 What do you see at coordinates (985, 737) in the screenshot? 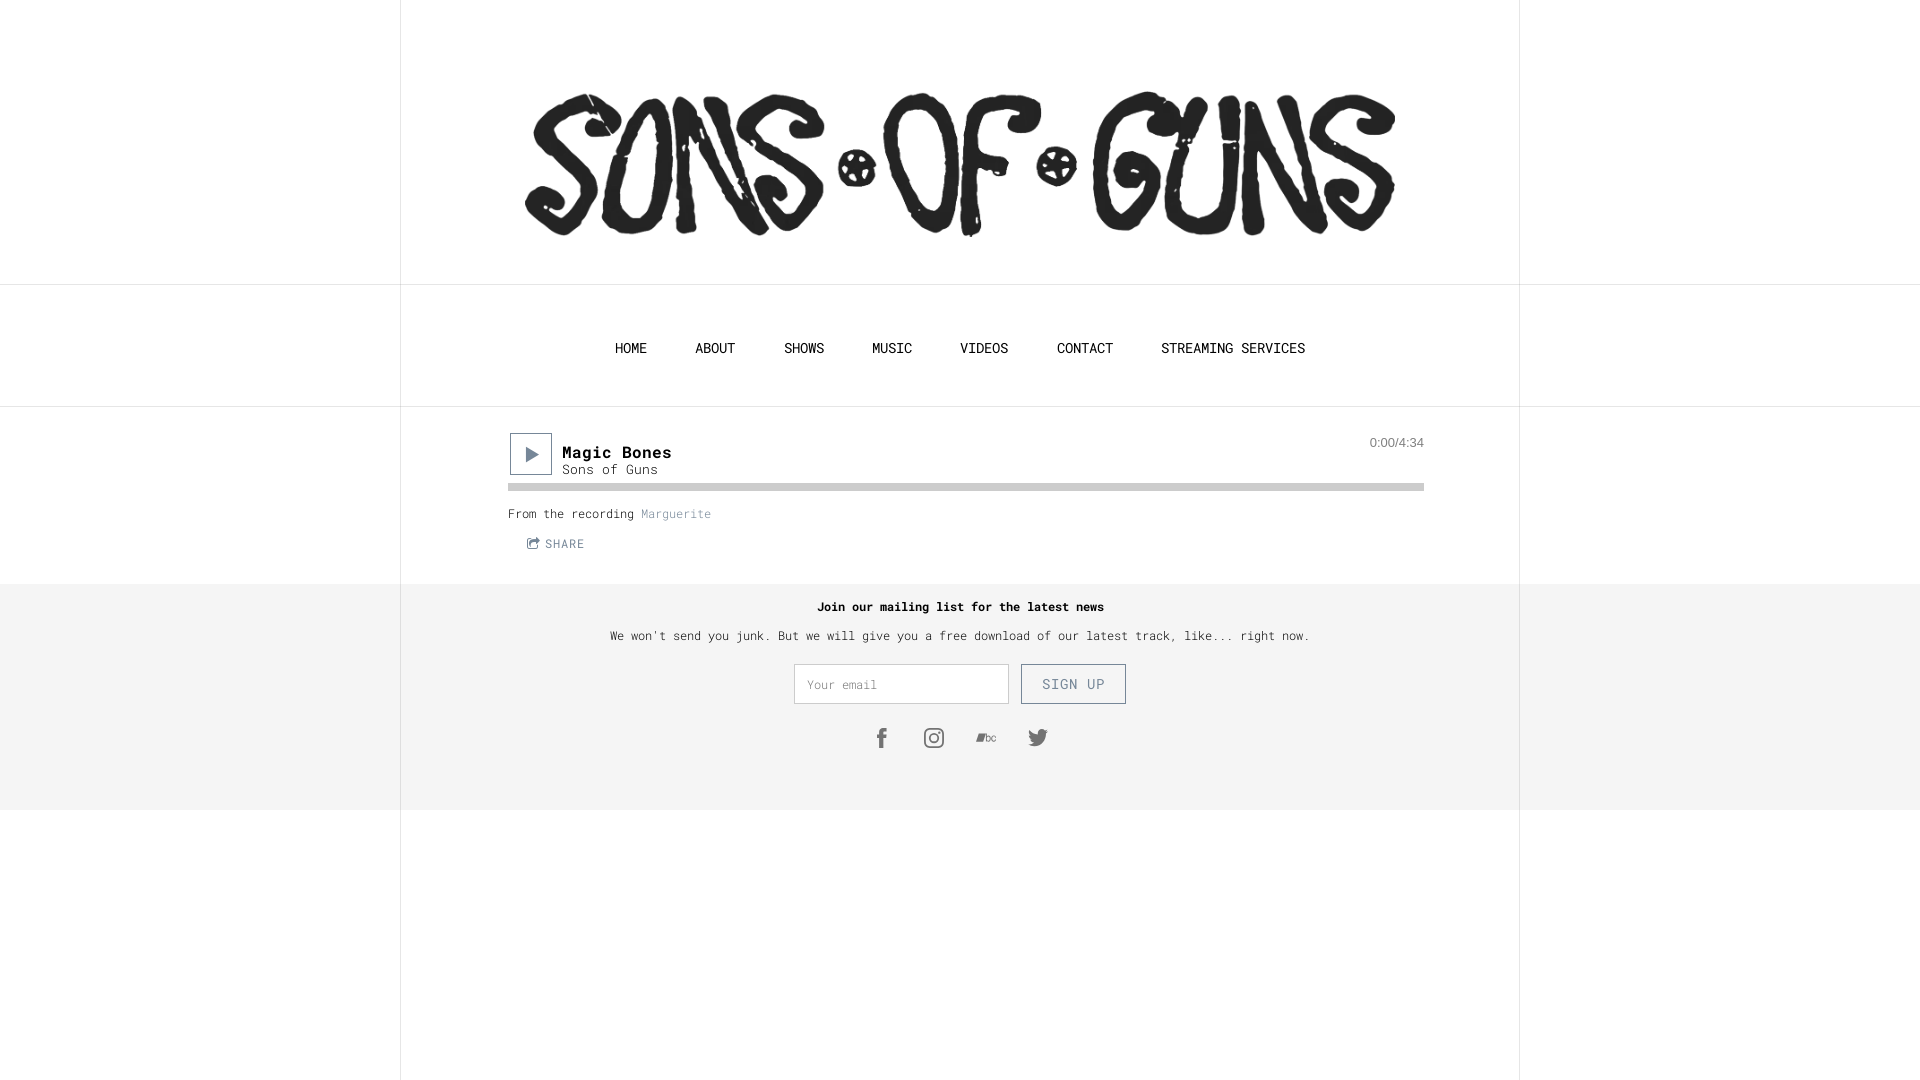
I see `'https://sonsofgunstheband.bandcamp.com/'` at bounding box center [985, 737].